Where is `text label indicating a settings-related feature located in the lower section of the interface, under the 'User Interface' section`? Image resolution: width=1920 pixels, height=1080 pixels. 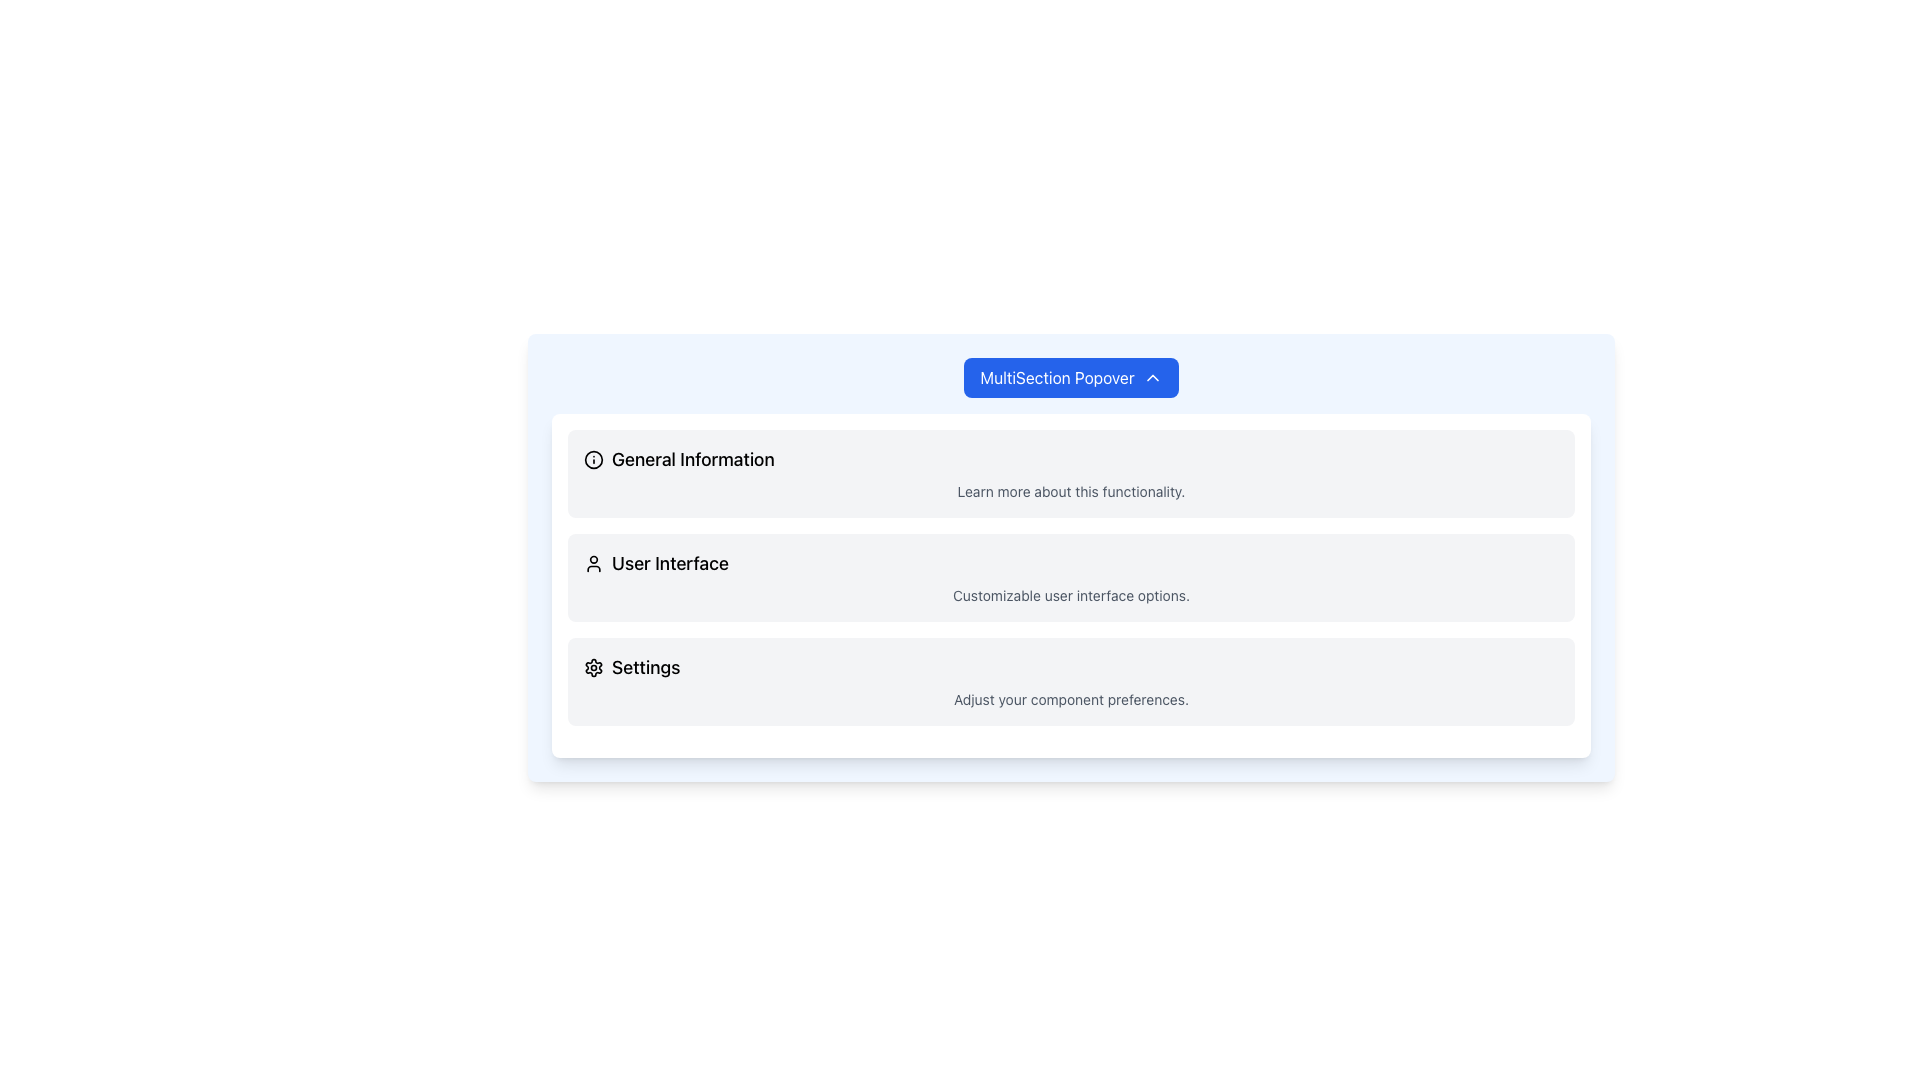 text label indicating a settings-related feature located in the lower section of the interface, under the 'User Interface' section is located at coordinates (646, 667).